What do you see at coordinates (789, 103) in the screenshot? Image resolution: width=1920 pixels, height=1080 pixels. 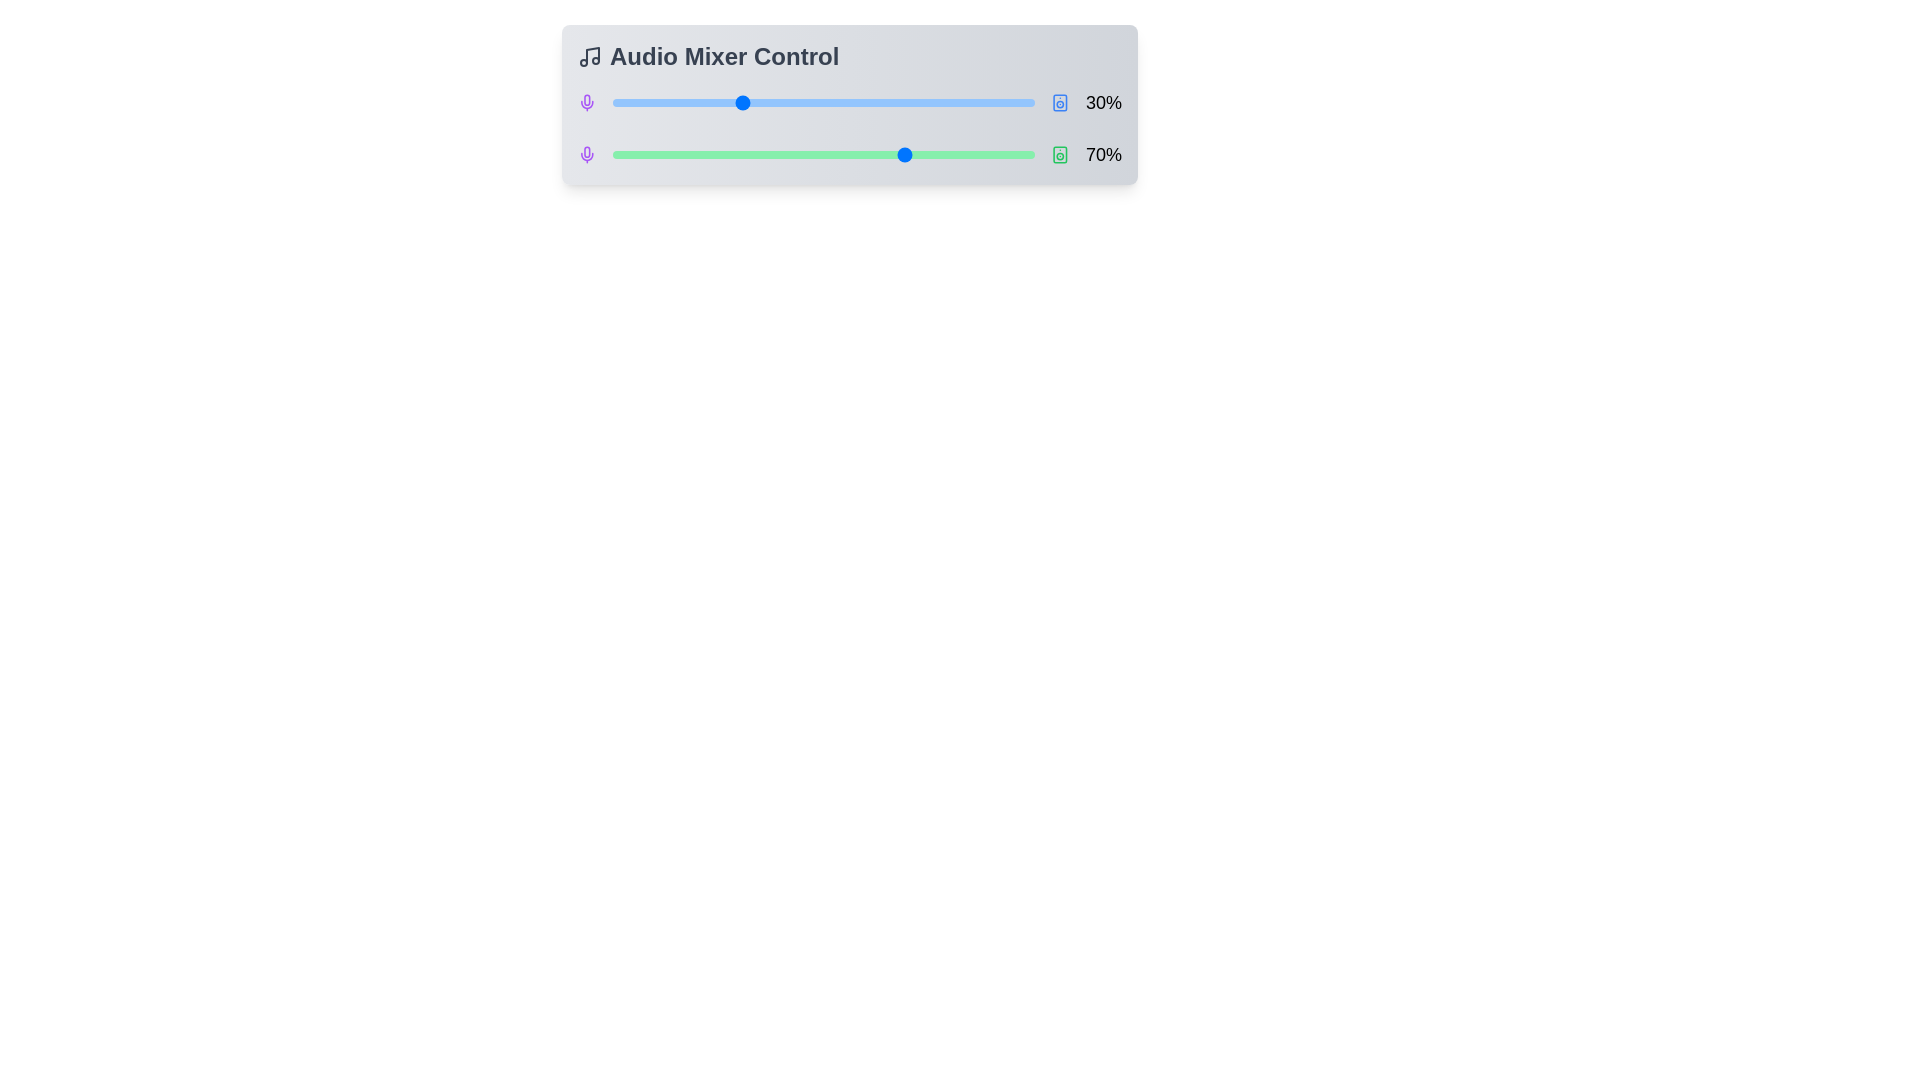 I see `the slider` at bounding box center [789, 103].